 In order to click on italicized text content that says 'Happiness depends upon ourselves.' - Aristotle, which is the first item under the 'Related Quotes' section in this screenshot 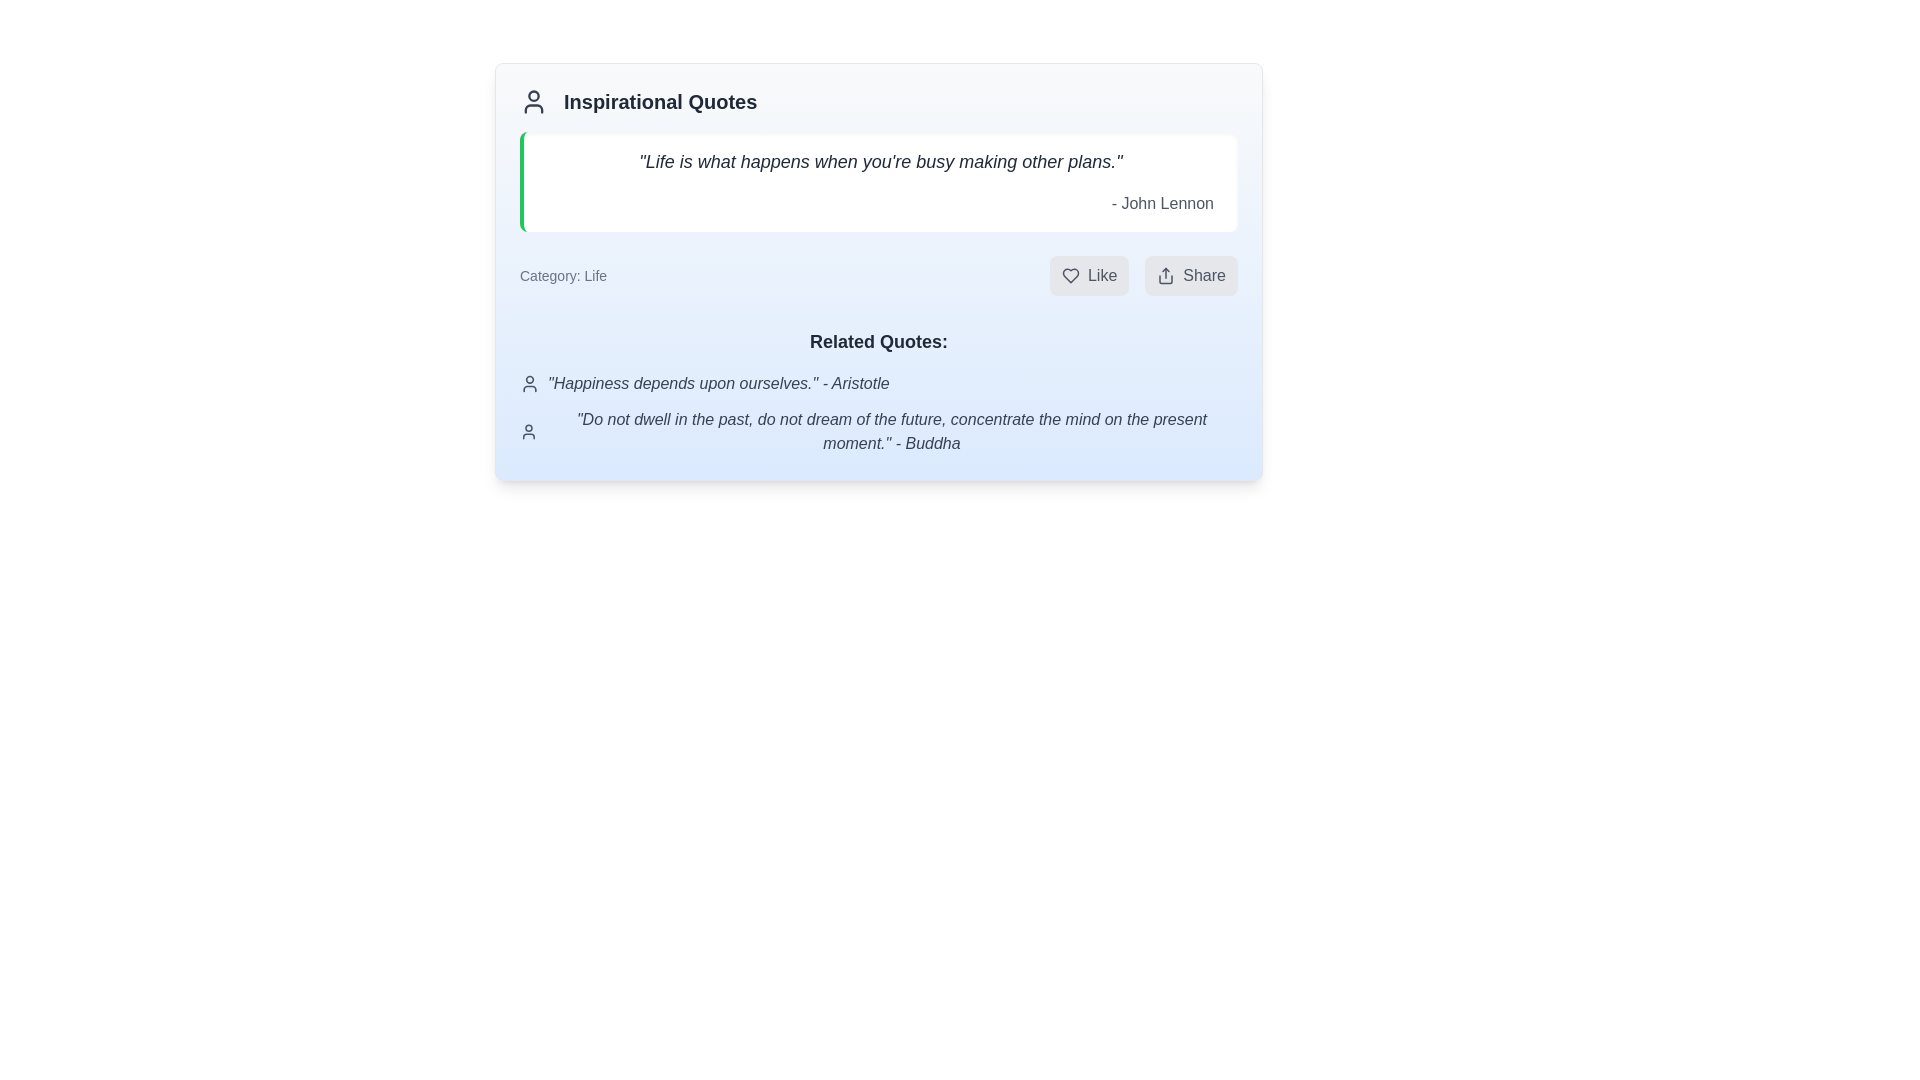, I will do `click(878, 384)`.